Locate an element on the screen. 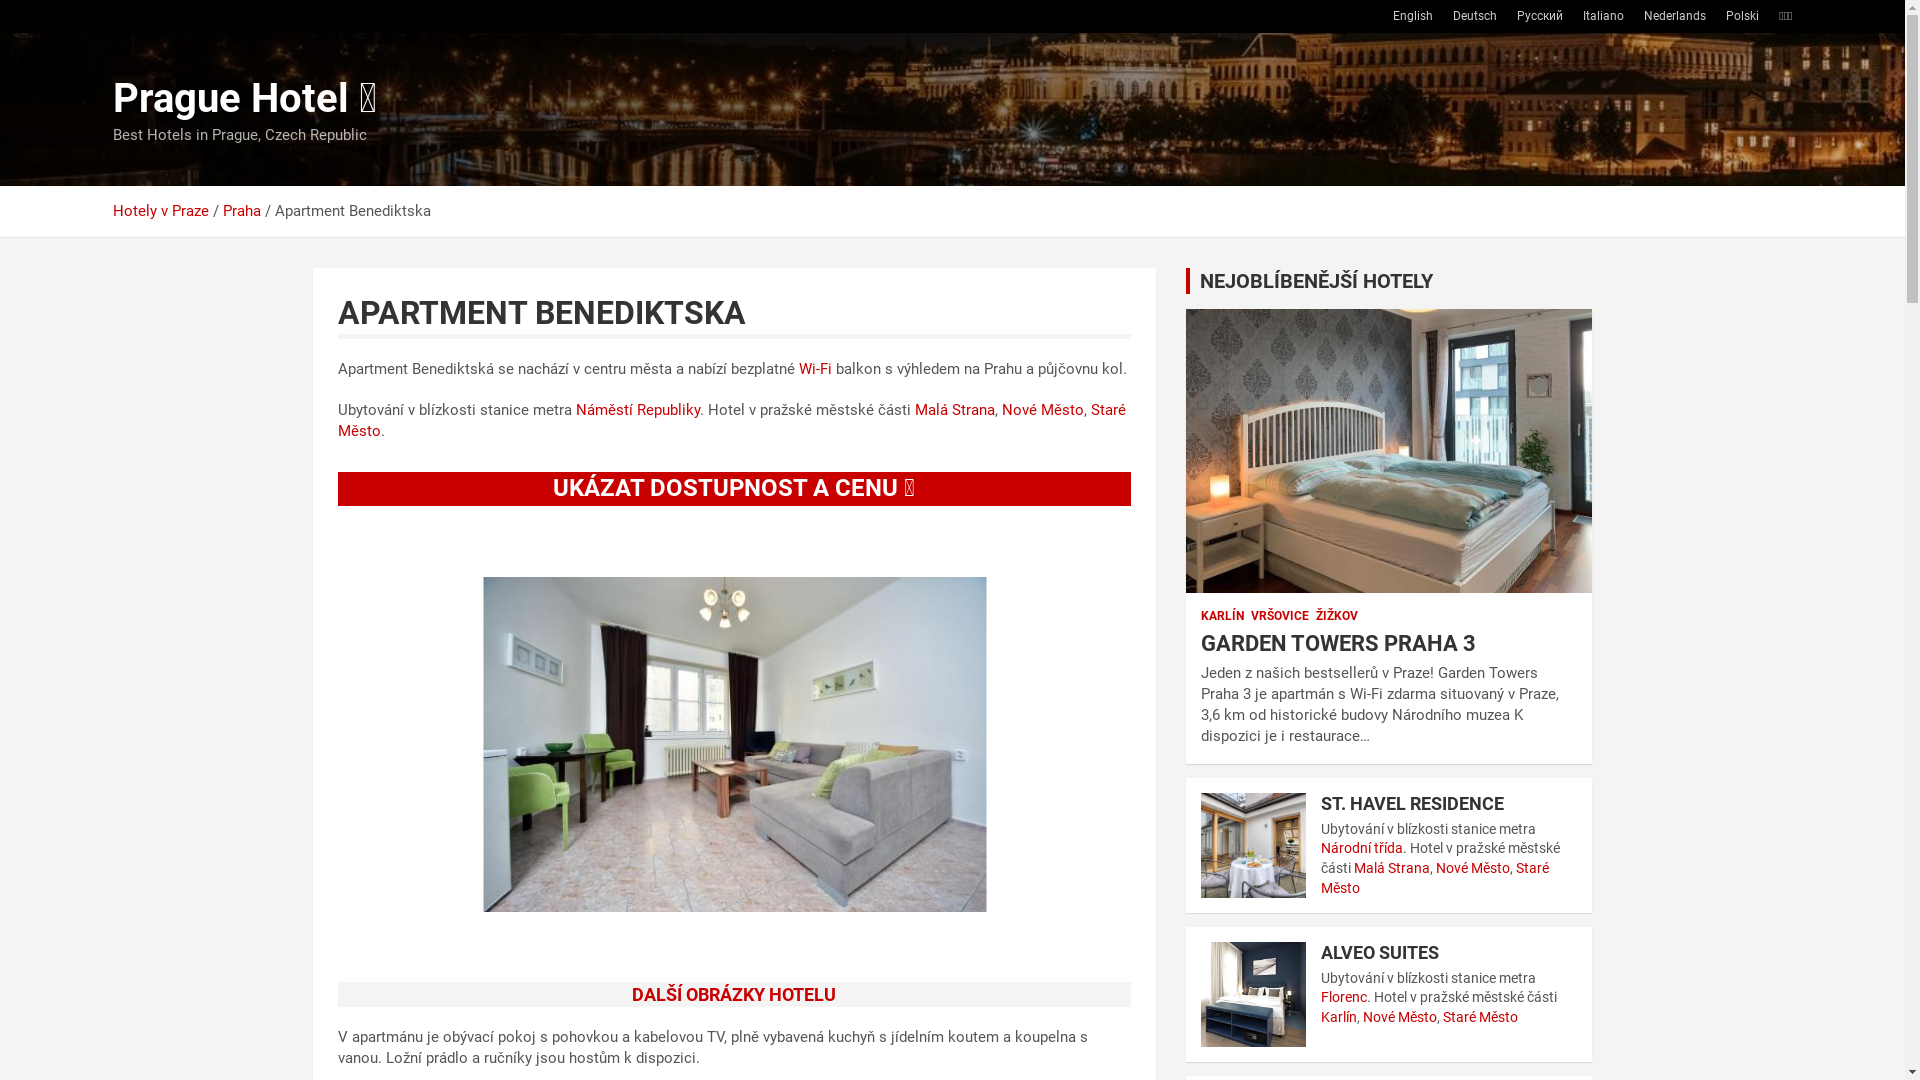 The width and height of the screenshot is (1920, 1080). 'ALVEO SUITES' is located at coordinates (1379, 951).